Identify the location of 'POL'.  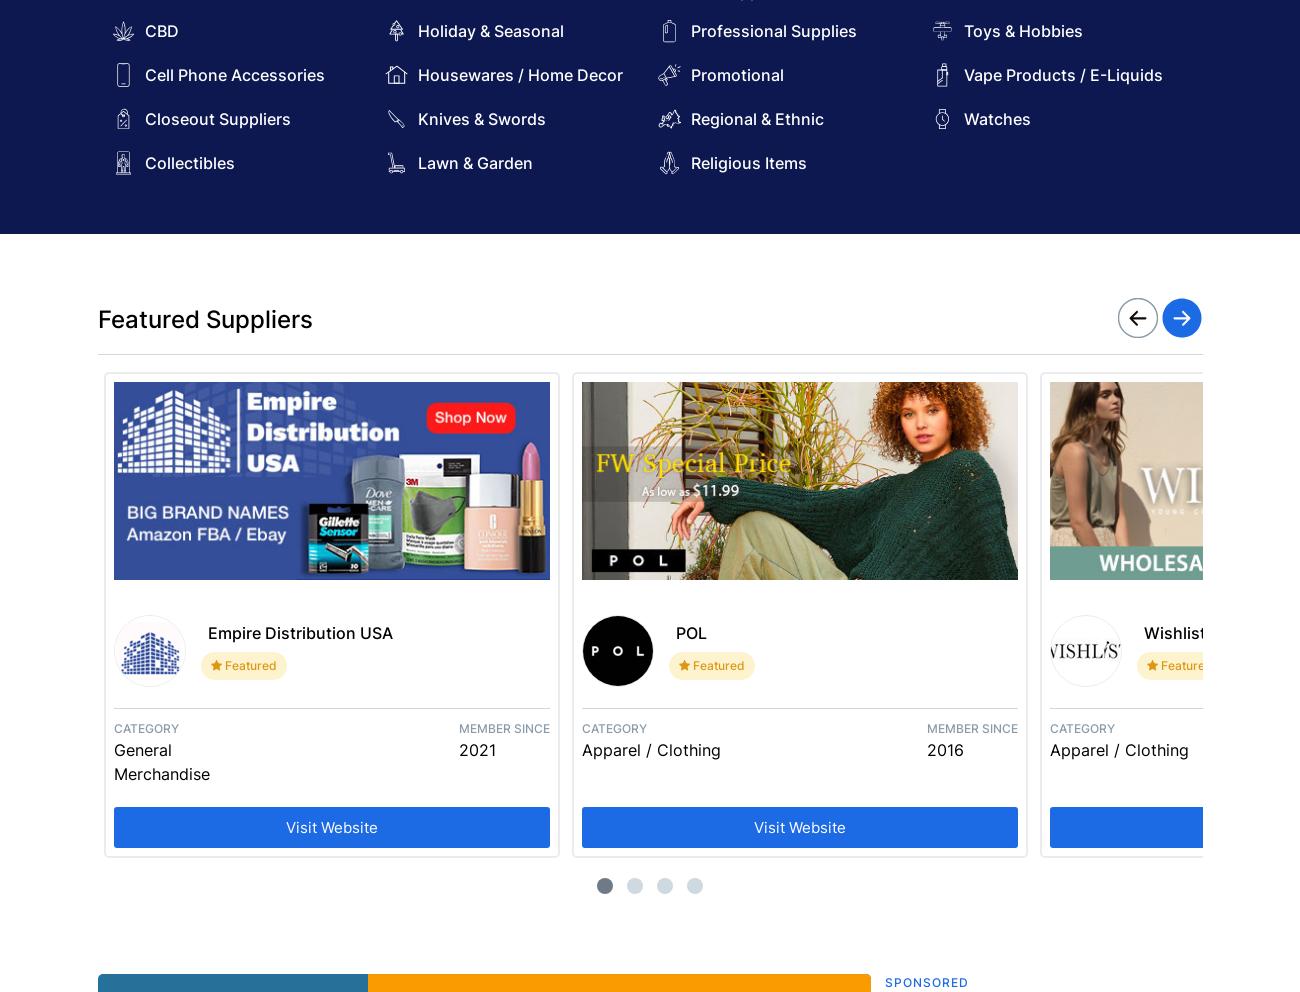
(673, 632).